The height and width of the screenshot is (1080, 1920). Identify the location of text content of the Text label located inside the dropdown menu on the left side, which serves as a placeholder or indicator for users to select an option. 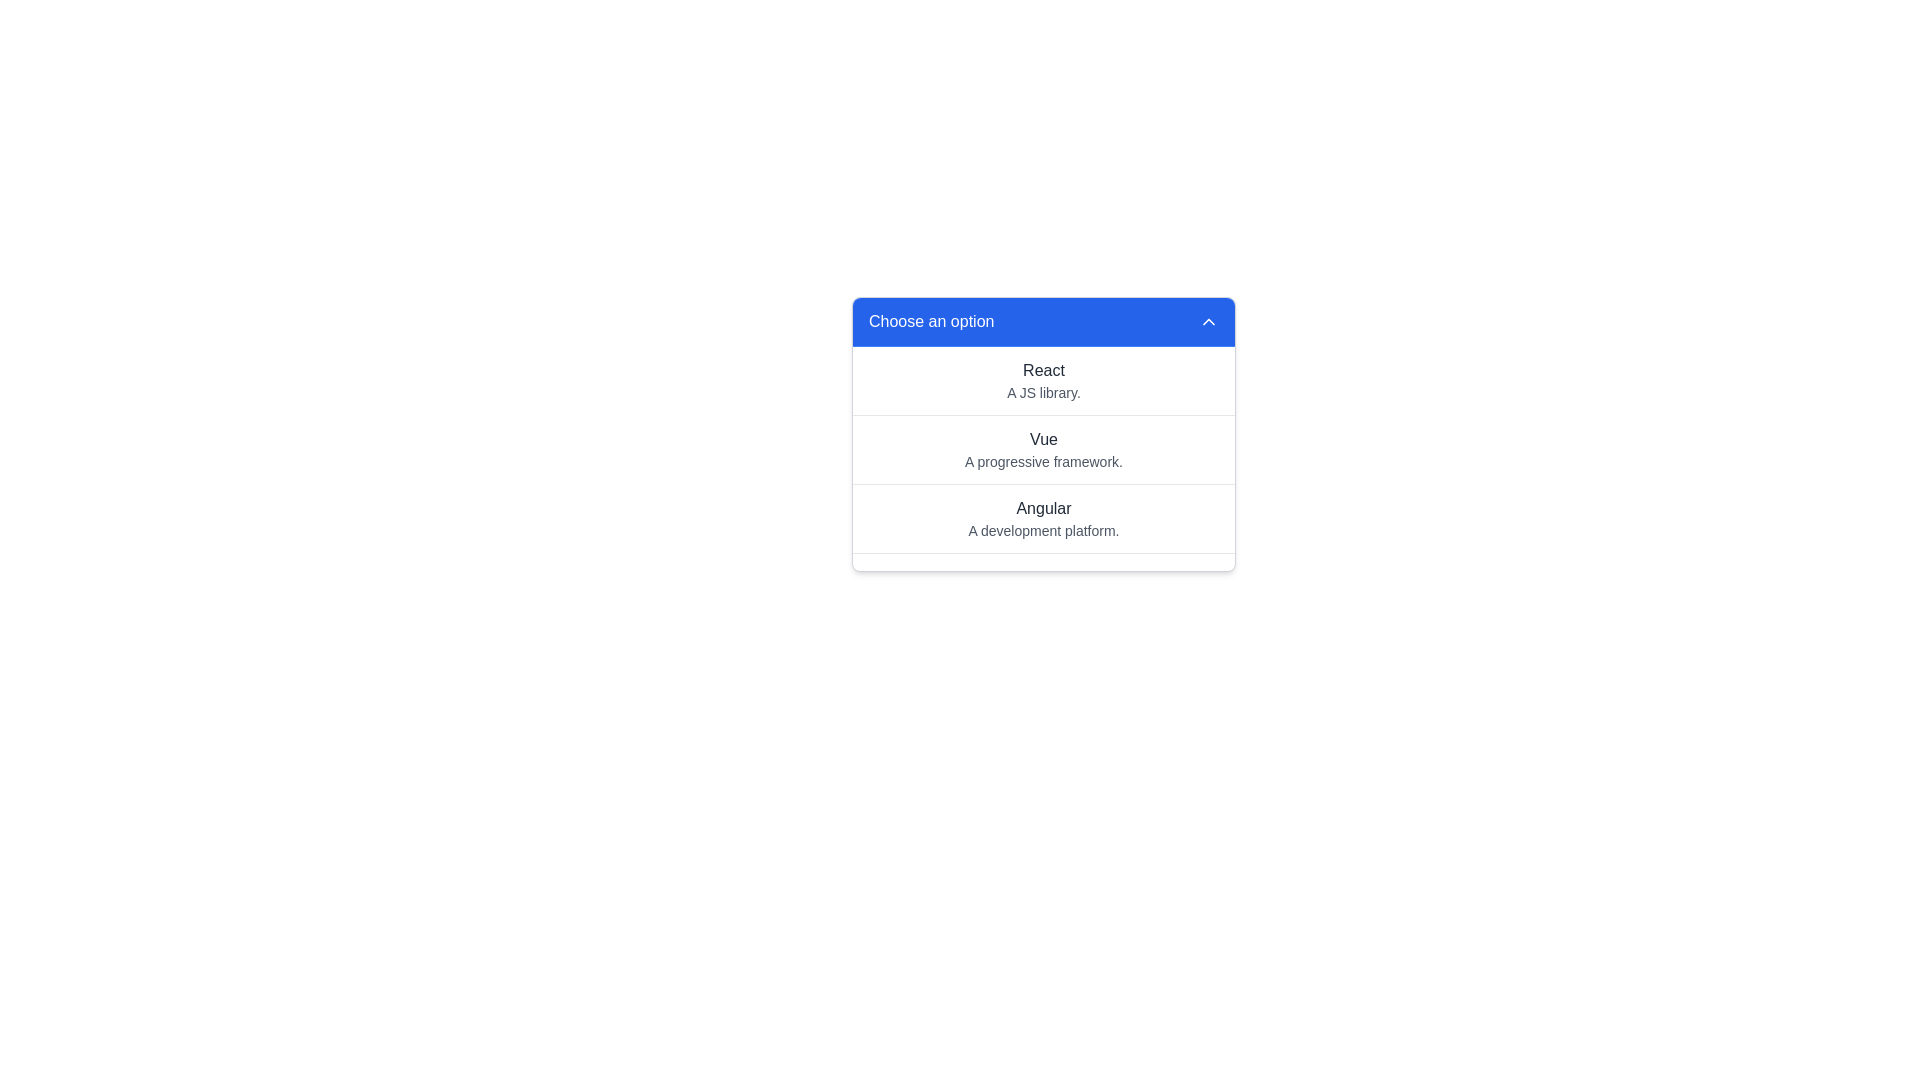
(930, 320).